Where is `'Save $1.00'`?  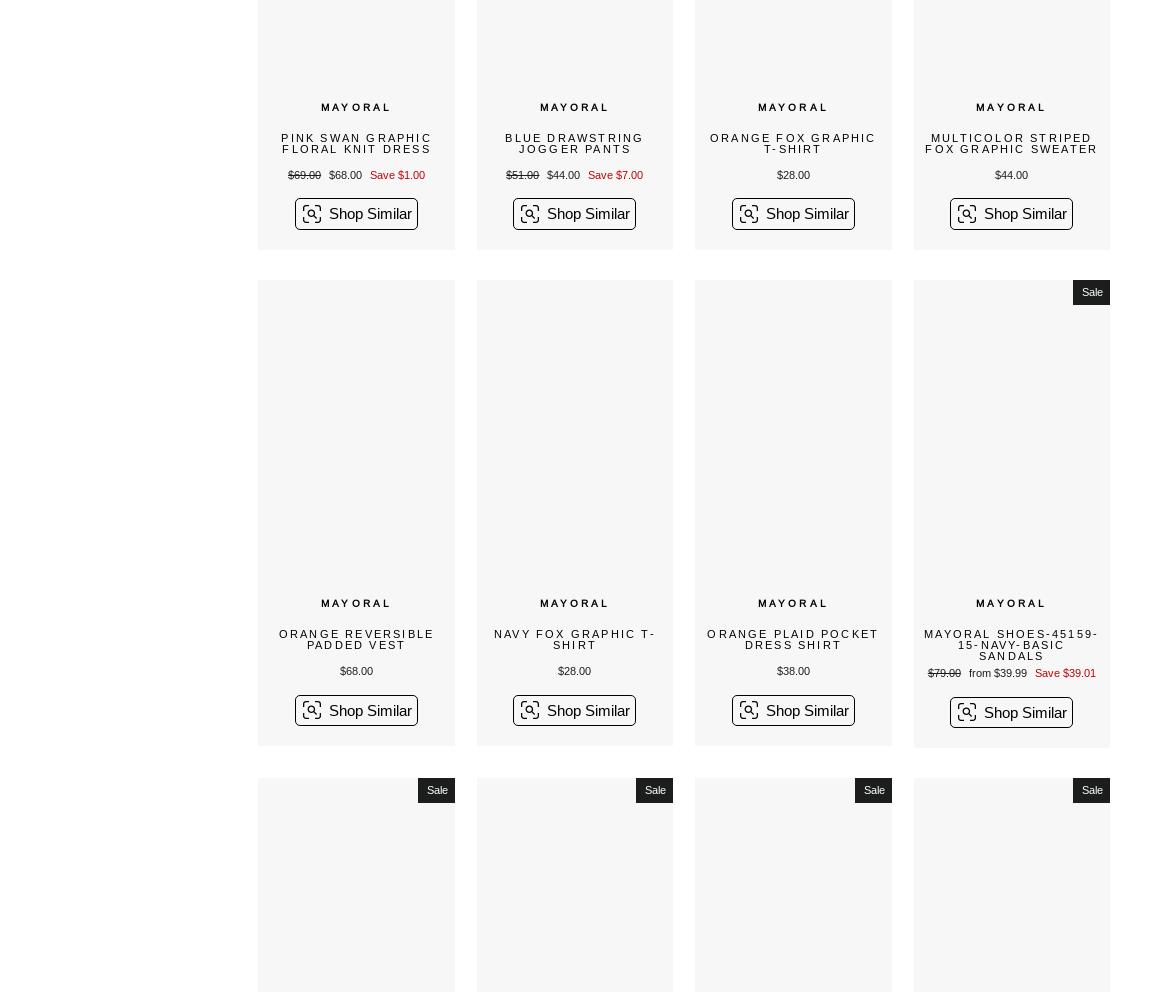
'Save $1.00' is located at coordinates (397, 172).